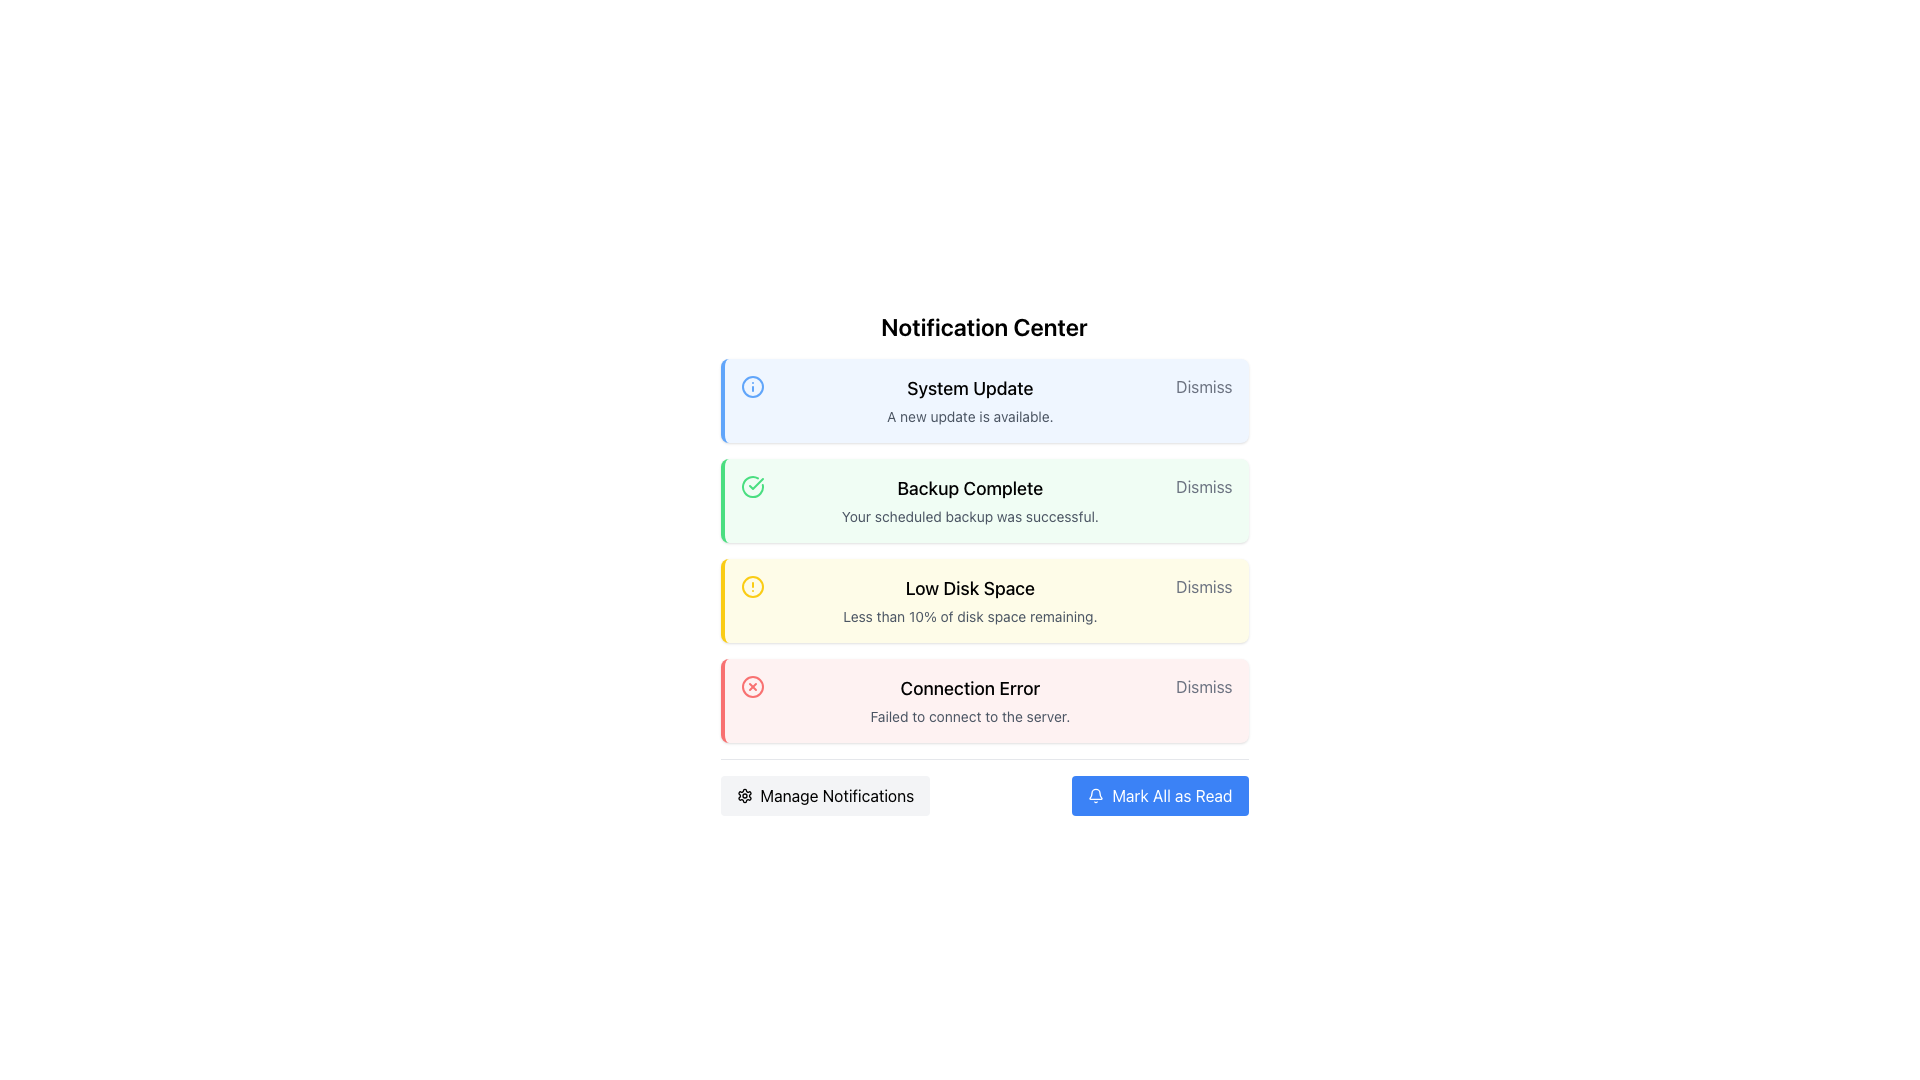 The height and width of the screenshot is (1080, 1920). Describe the element at coordinates (1160, 794) in the screenshot. I see `the bright blue 'Mark All as Read' button located at the bottom-right of the notification panel` at that location.